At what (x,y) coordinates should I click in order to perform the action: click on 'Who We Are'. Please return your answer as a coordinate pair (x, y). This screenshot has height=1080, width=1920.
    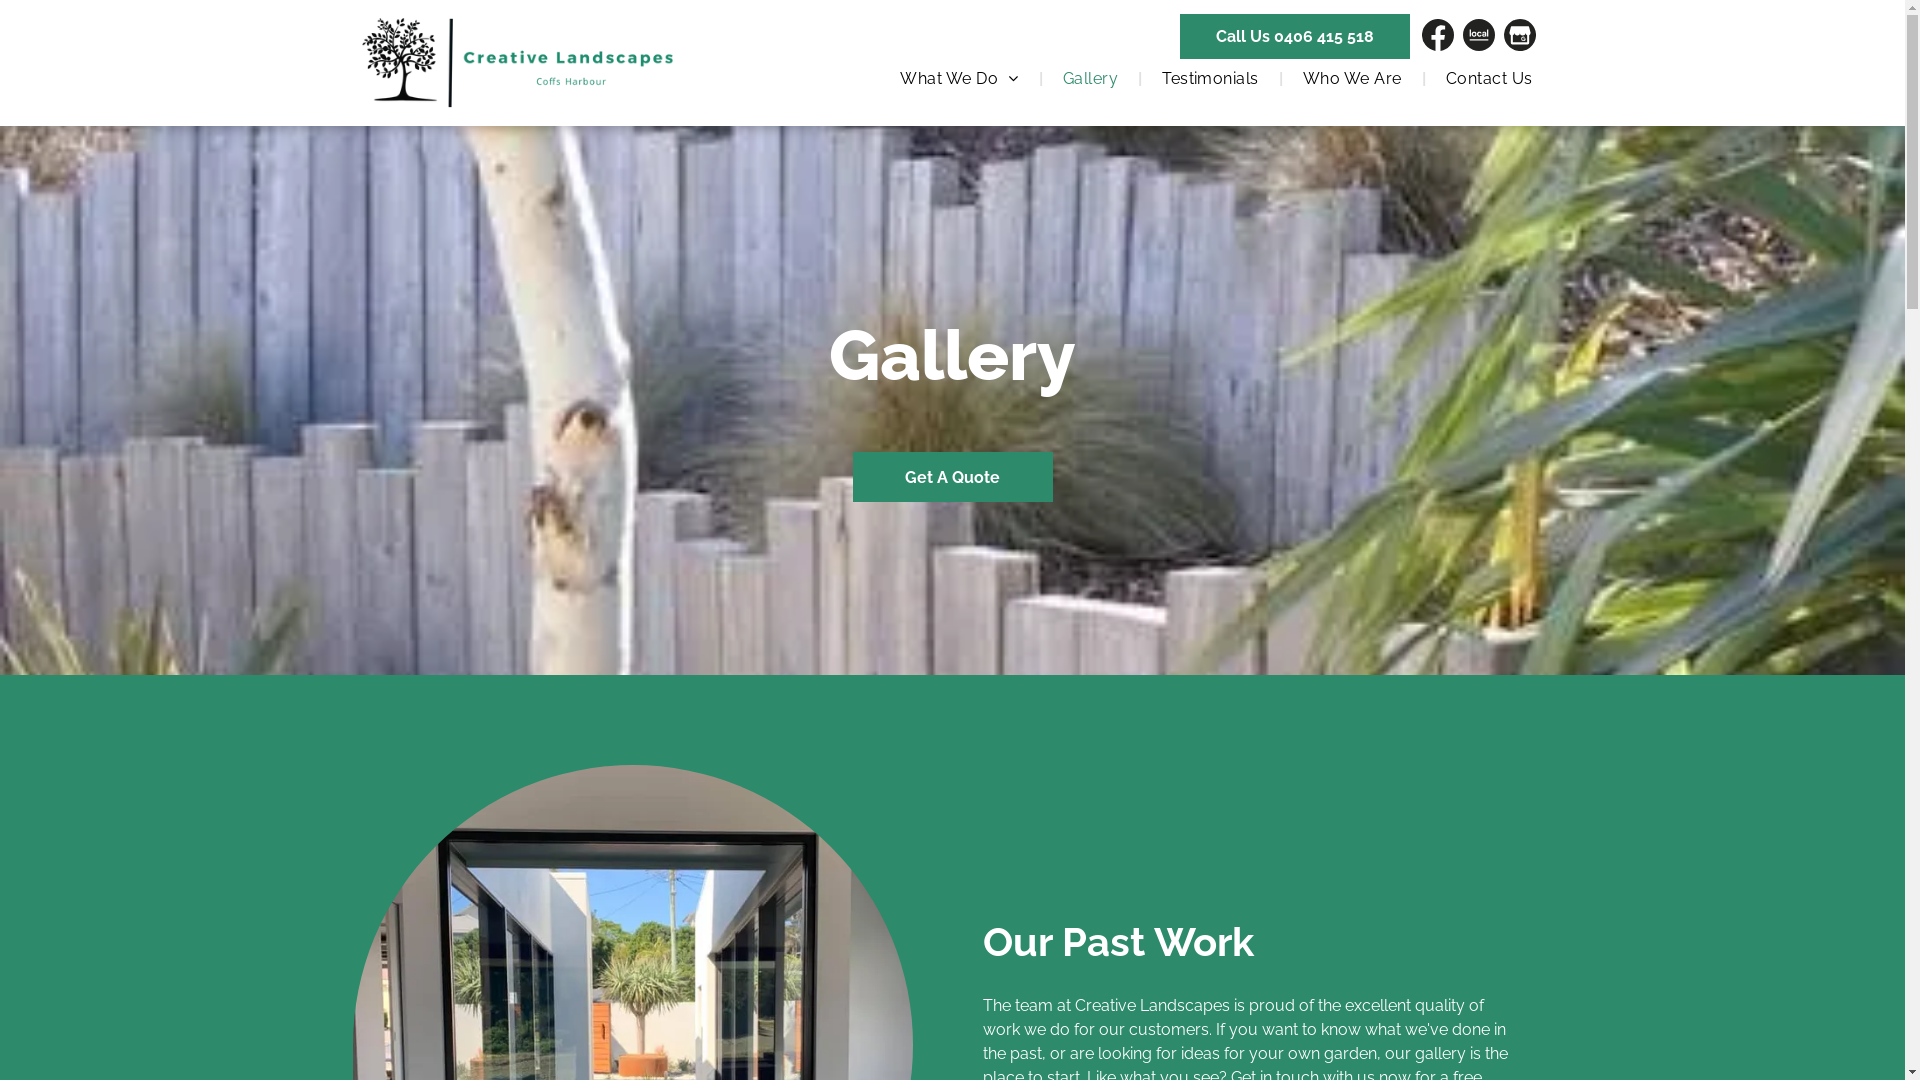
    Looking at the image, I should click on (1282, 77).